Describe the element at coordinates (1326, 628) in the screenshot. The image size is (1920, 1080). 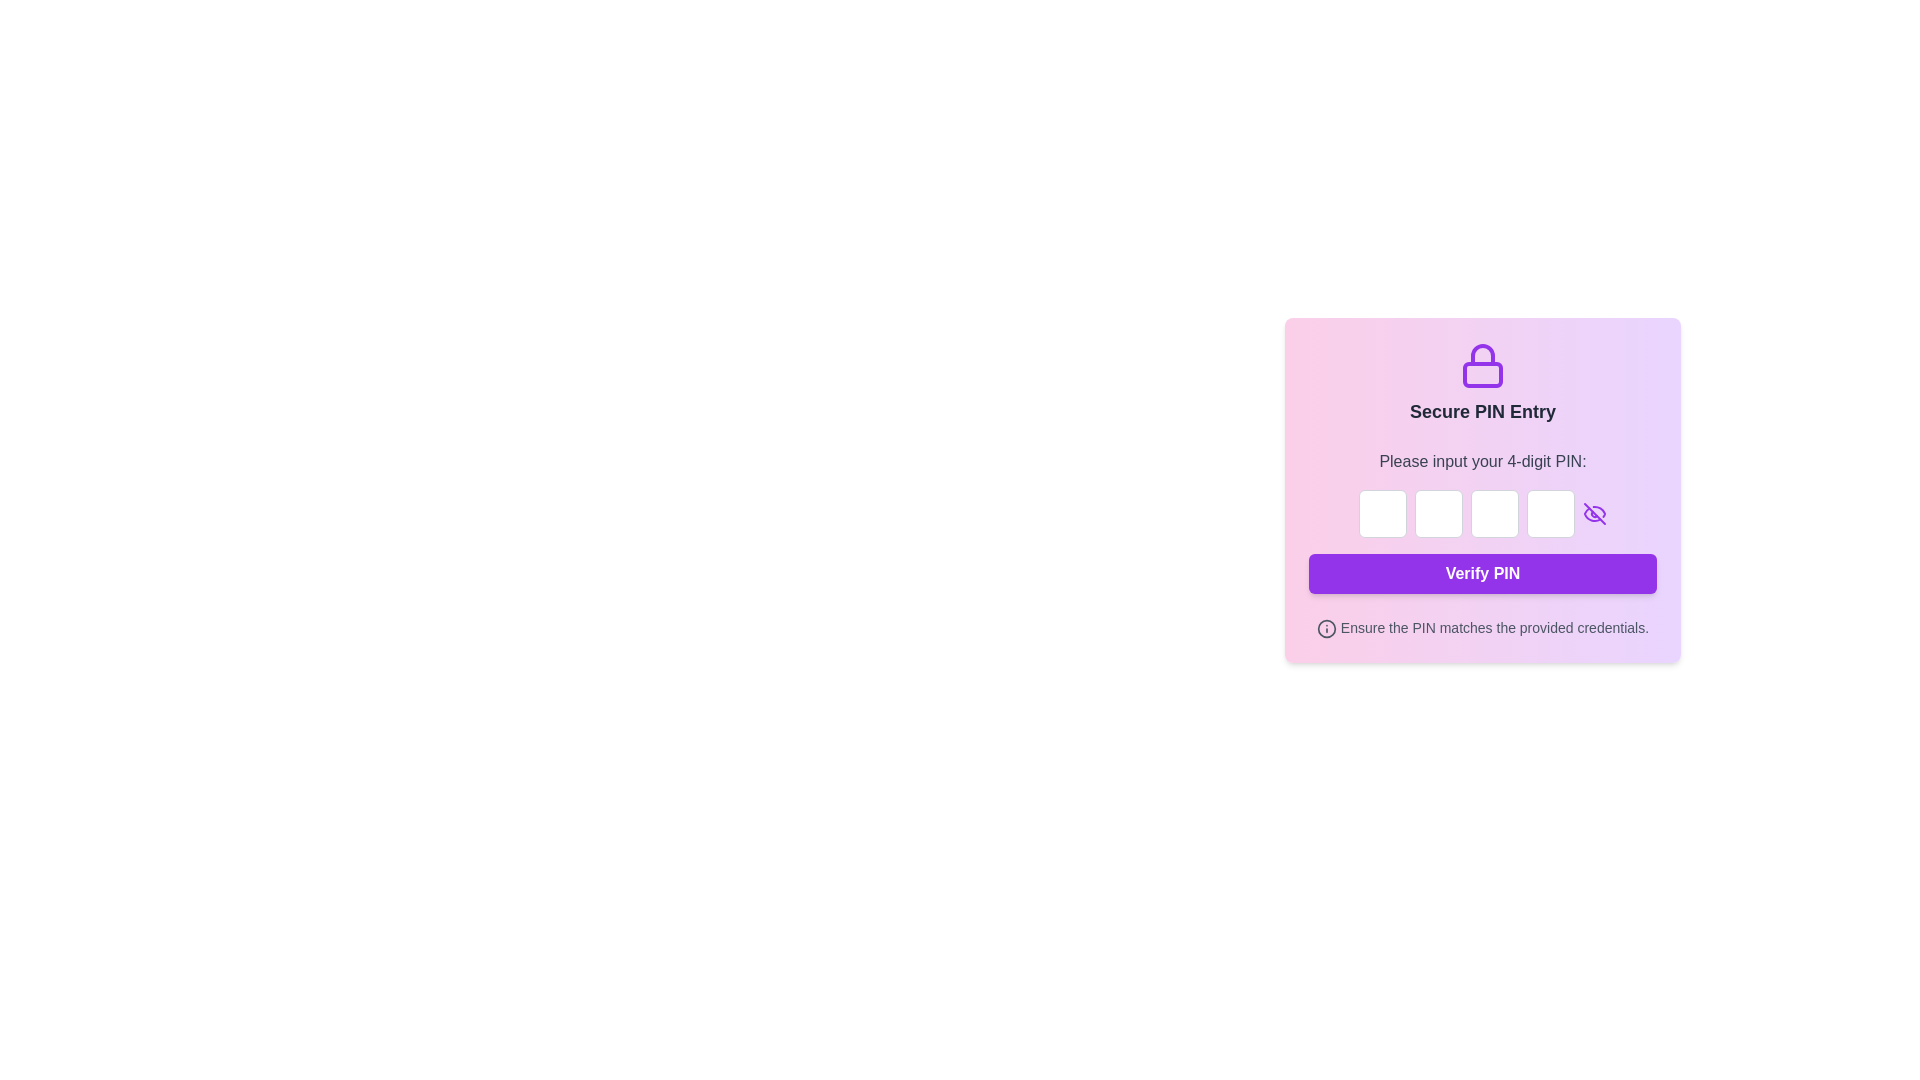
I see `the circular icon with an information symbol, located to the left of the text 'Ensure the PIN matches the provided credentials.'` at that location.